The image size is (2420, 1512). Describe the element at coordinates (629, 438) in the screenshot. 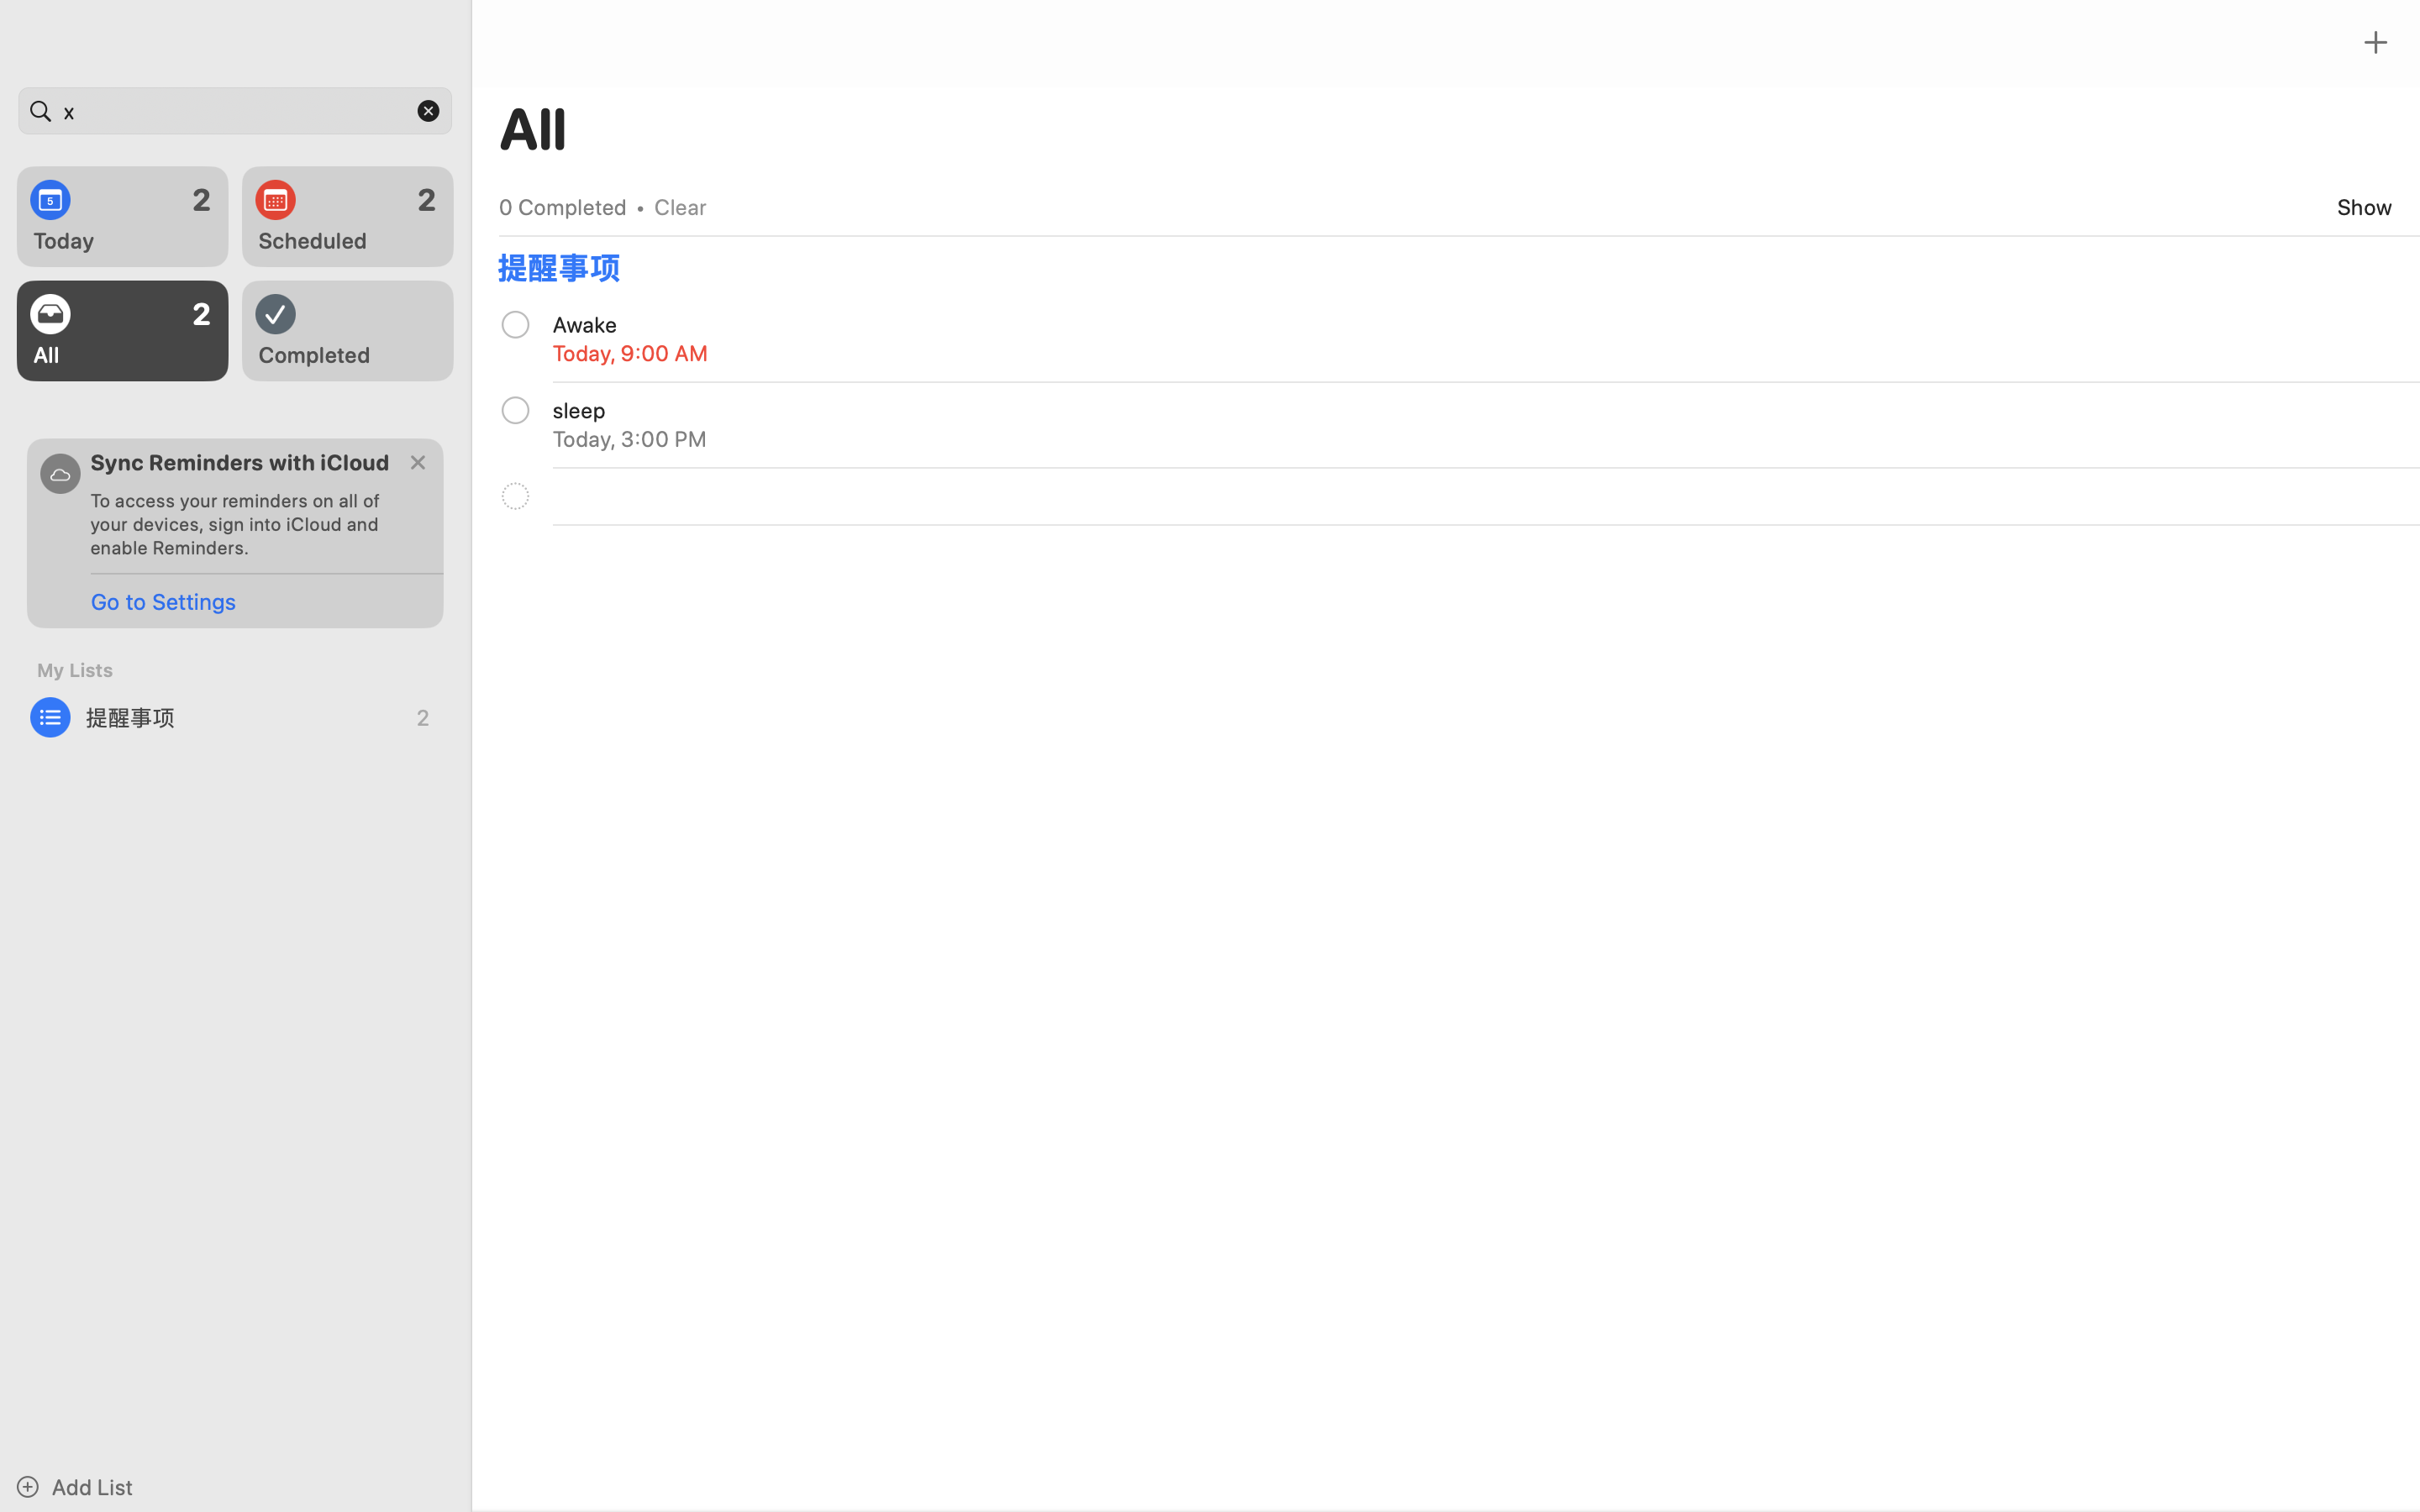

I see `'Today, 3:00 PM'` at that location.